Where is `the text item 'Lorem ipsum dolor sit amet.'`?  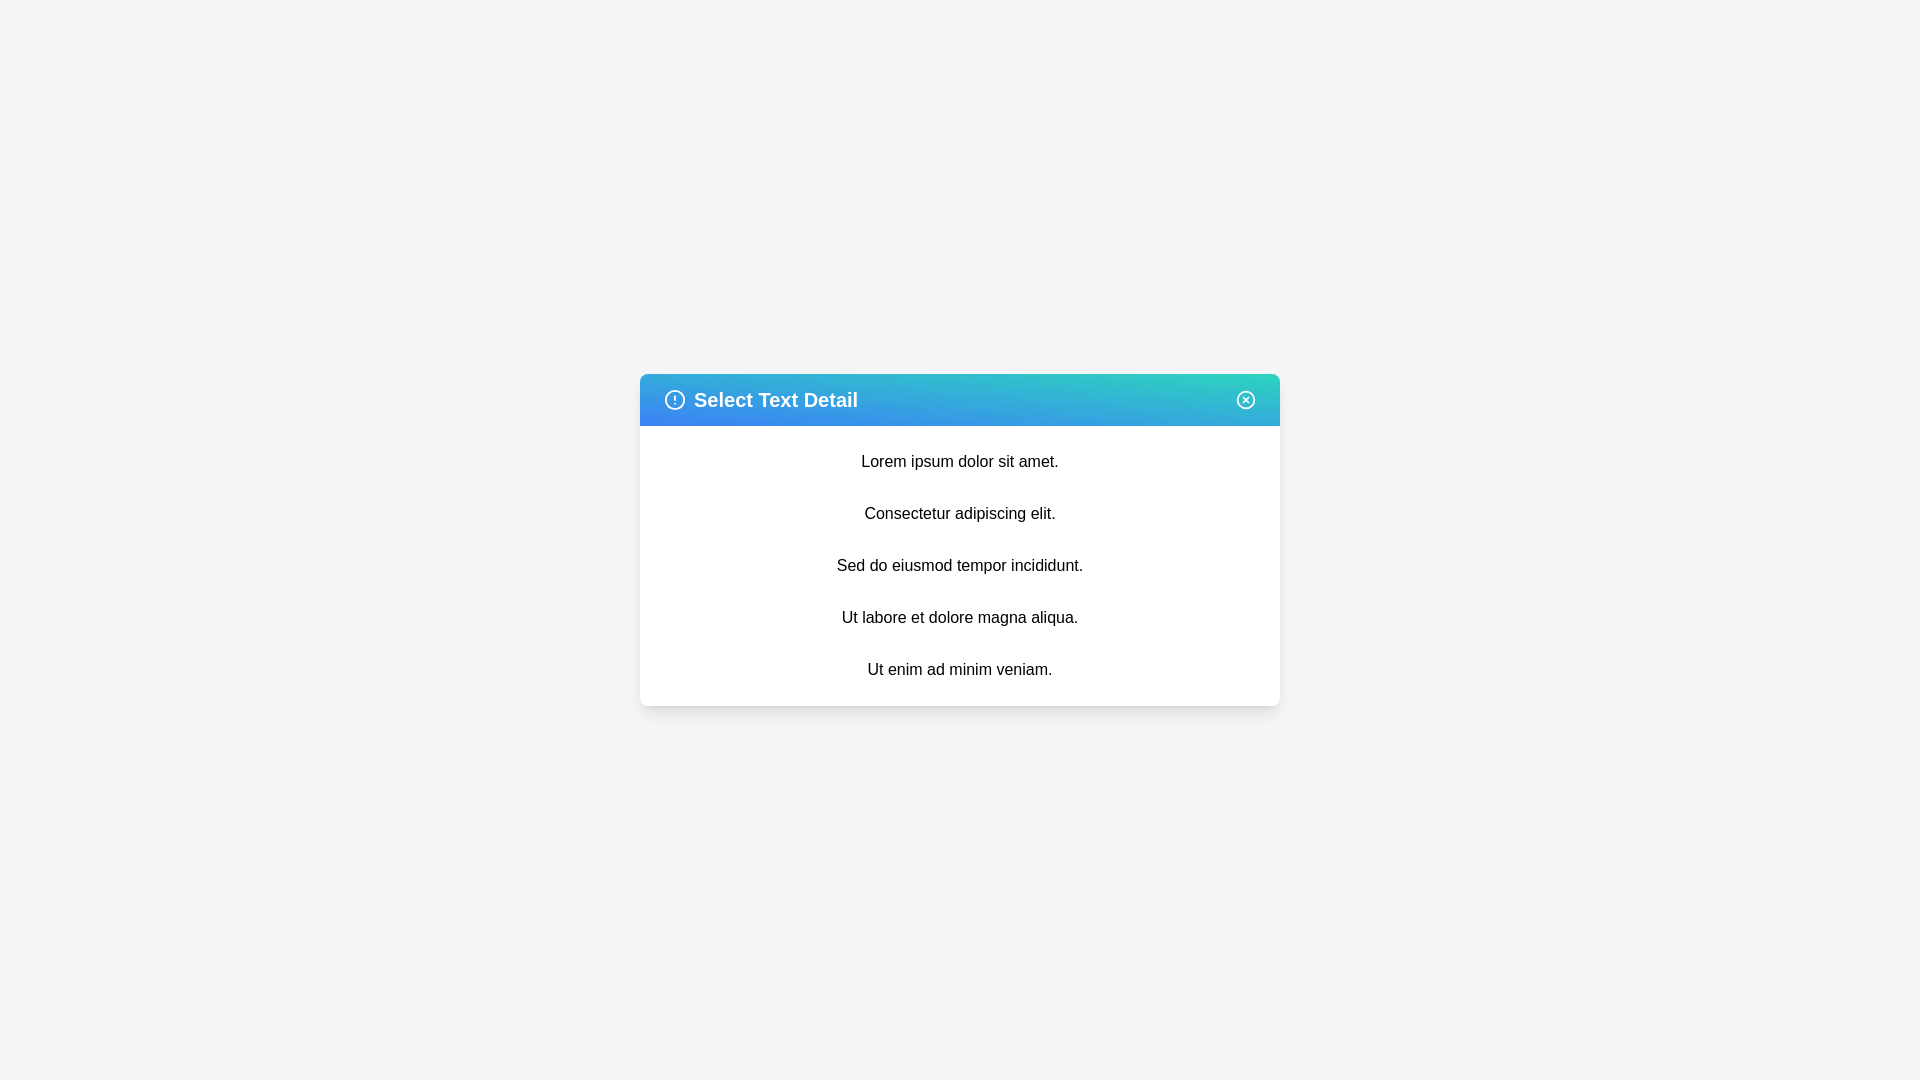
the text item 'Lorem ipsum dolor sit amet.' is located at coordinates (960, 462).